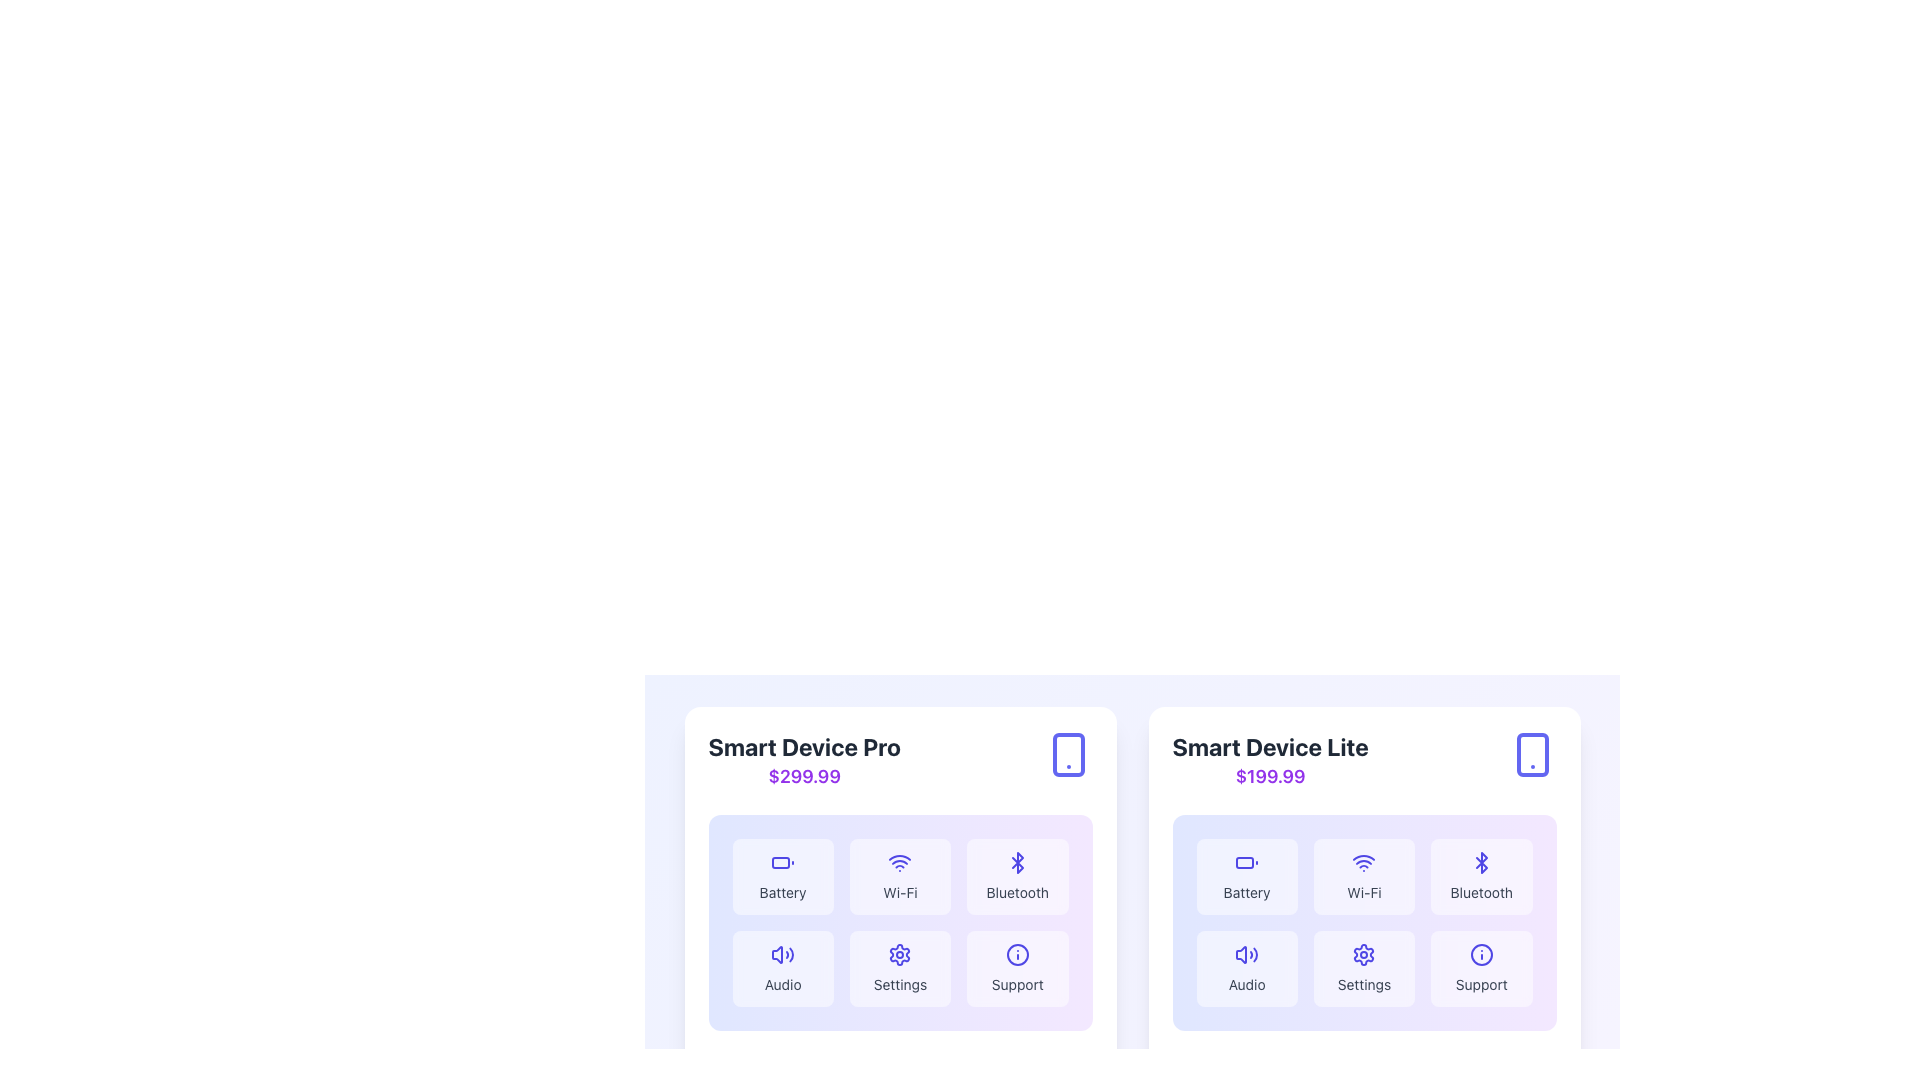 The height and width of the screenshot is (1080, 1920). I want to click on the label that describes the Bluetooth button, which is positioned below the Bluetooth icon in the 'Smart Device Lite' section of the UI, so click(1481, 892).